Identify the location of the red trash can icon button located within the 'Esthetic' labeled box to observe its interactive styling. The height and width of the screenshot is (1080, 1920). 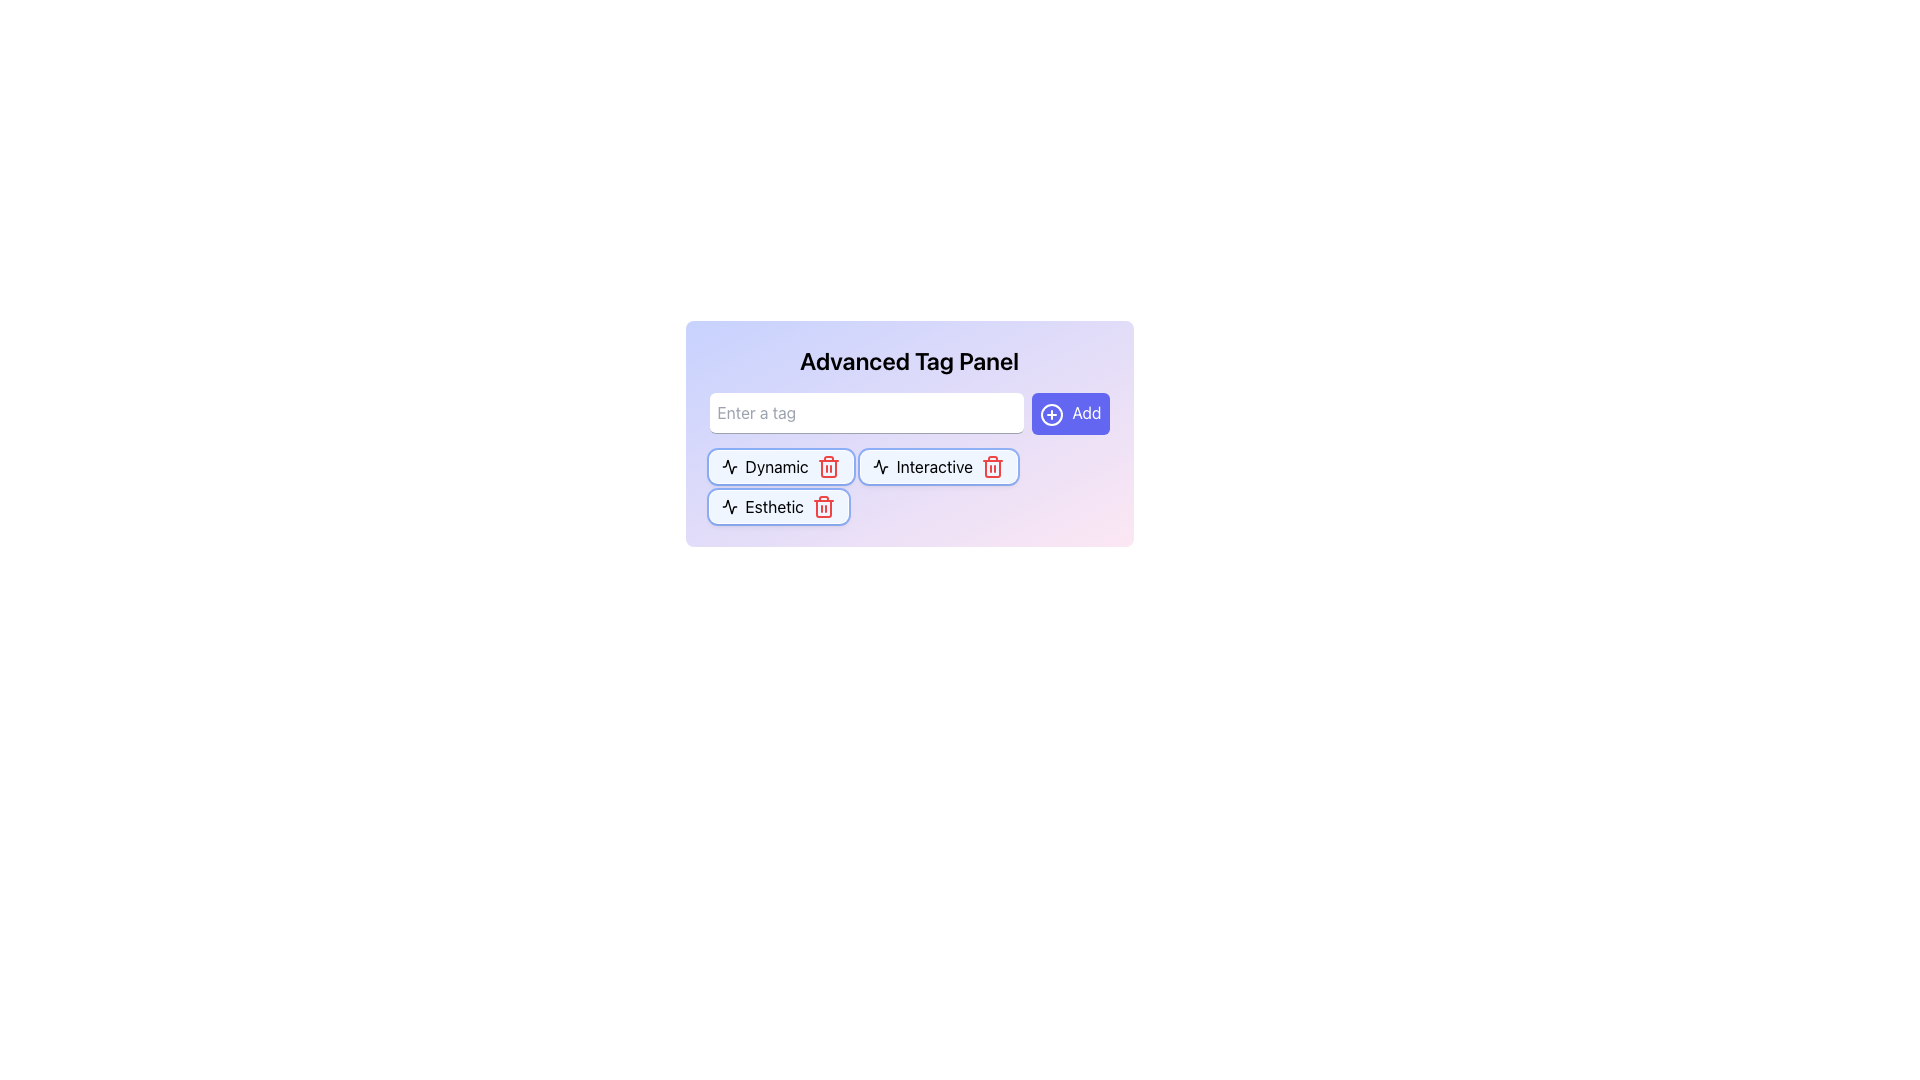
(823, 505).